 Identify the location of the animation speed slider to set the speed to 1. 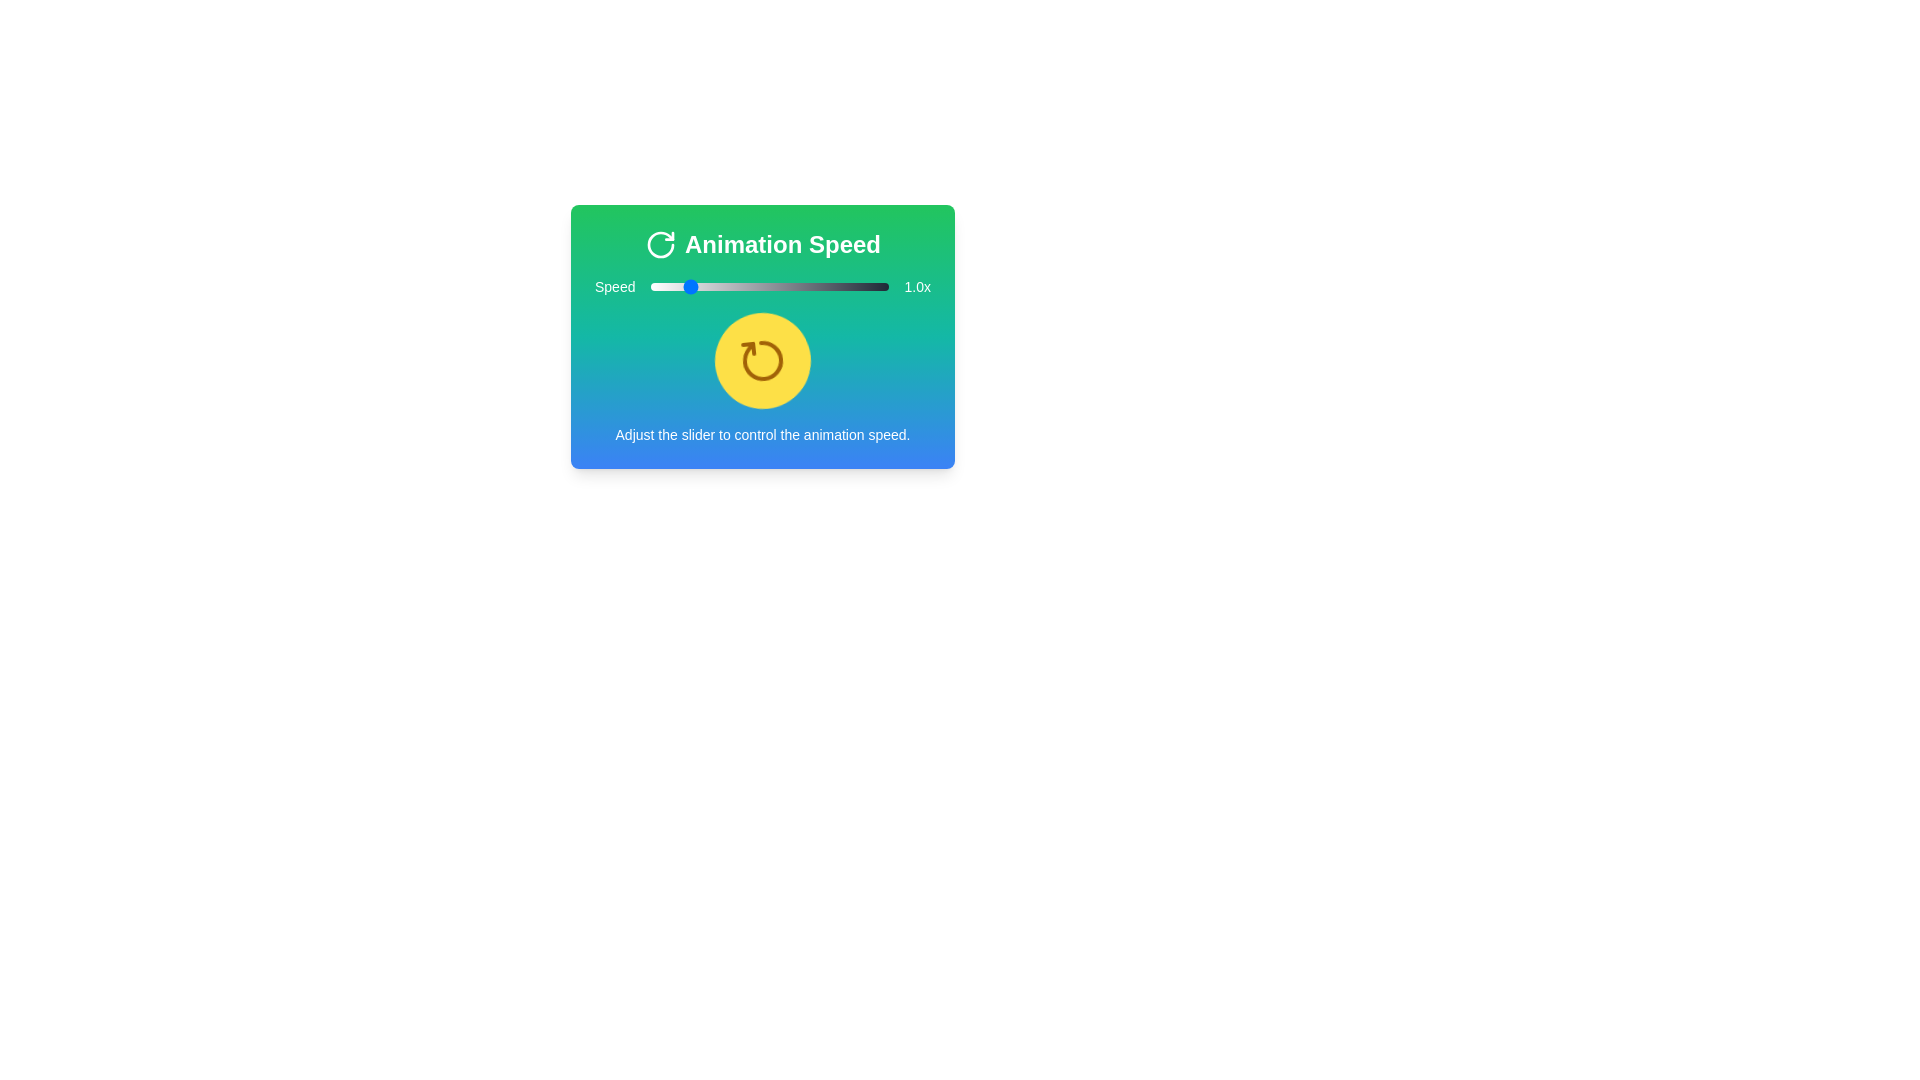
(685, 286).